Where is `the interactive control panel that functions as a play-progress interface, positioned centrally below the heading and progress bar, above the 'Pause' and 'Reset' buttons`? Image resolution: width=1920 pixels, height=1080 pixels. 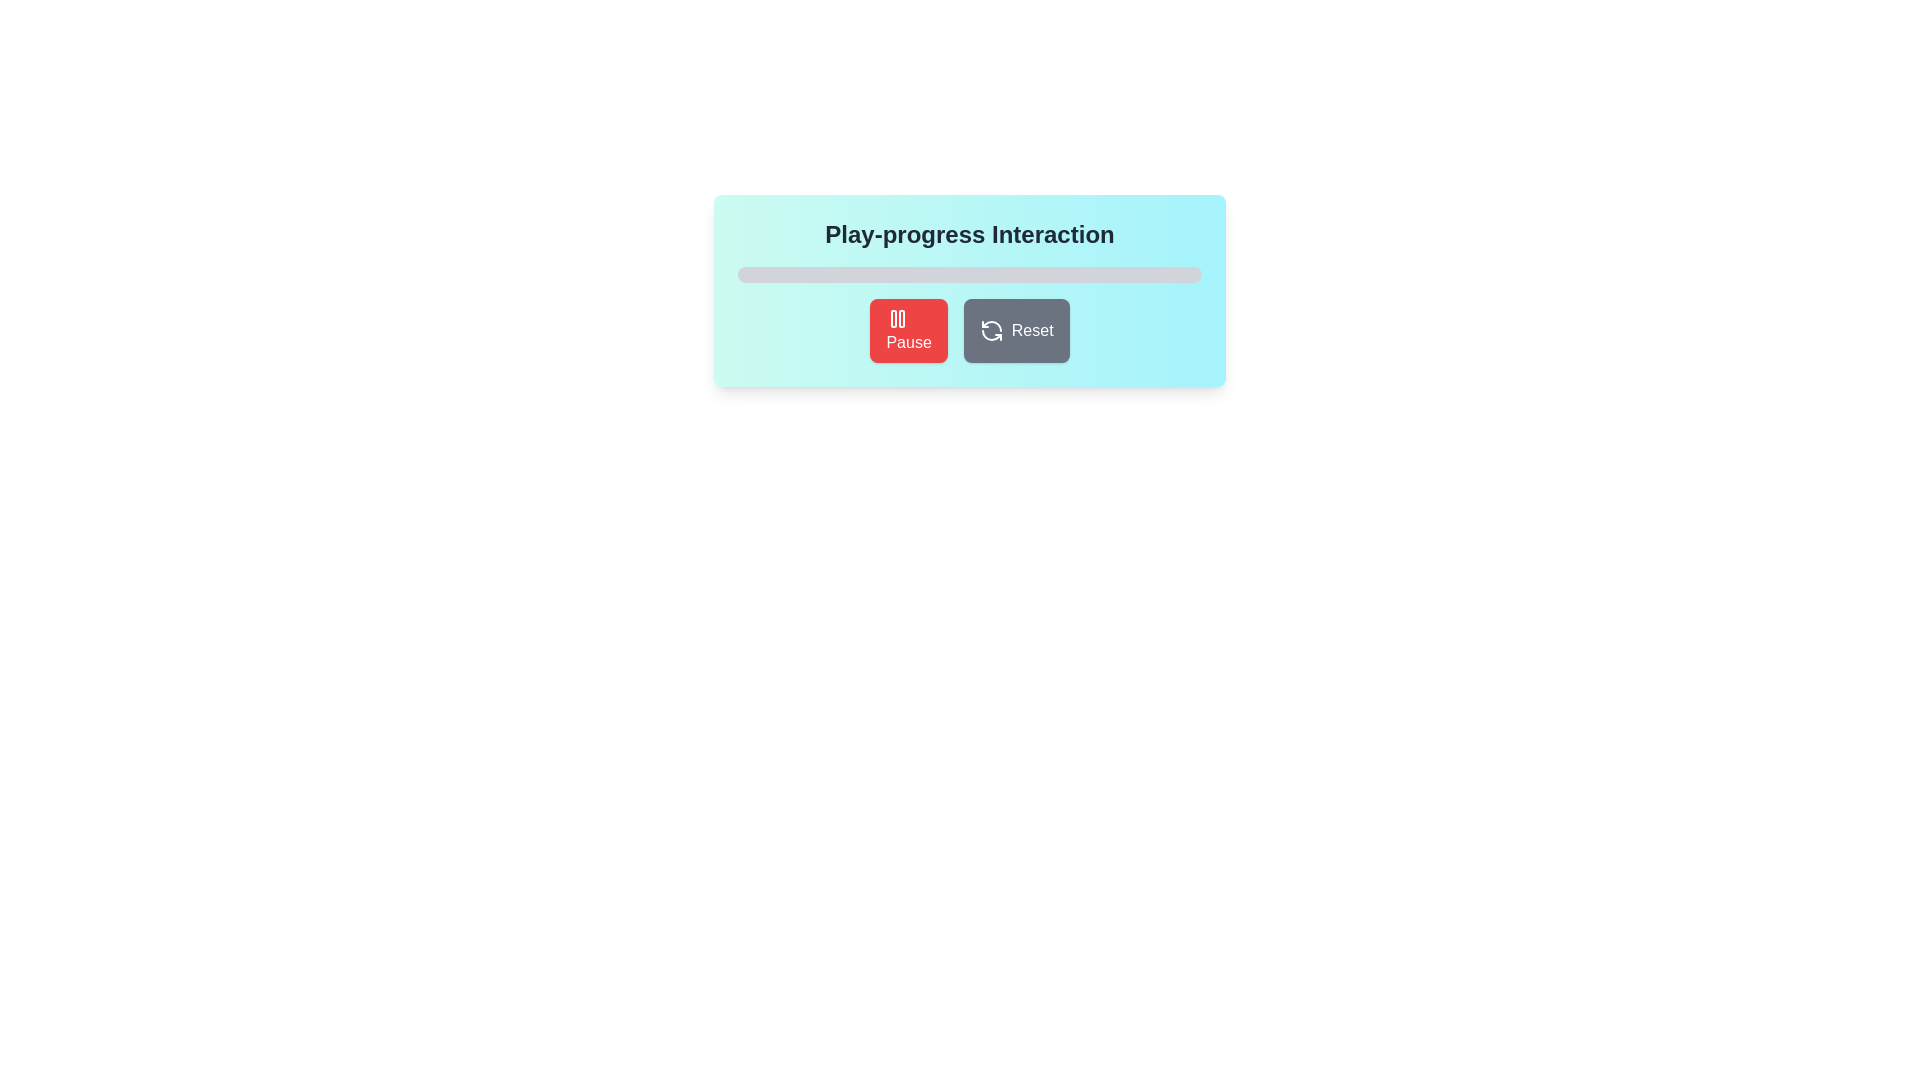 the interactive control panel that functions as a play-progress interface, positioned centrally below the heading and progress bar, above the 'Pause' and 'Reset' buttons is located at coordinates (969, 290).